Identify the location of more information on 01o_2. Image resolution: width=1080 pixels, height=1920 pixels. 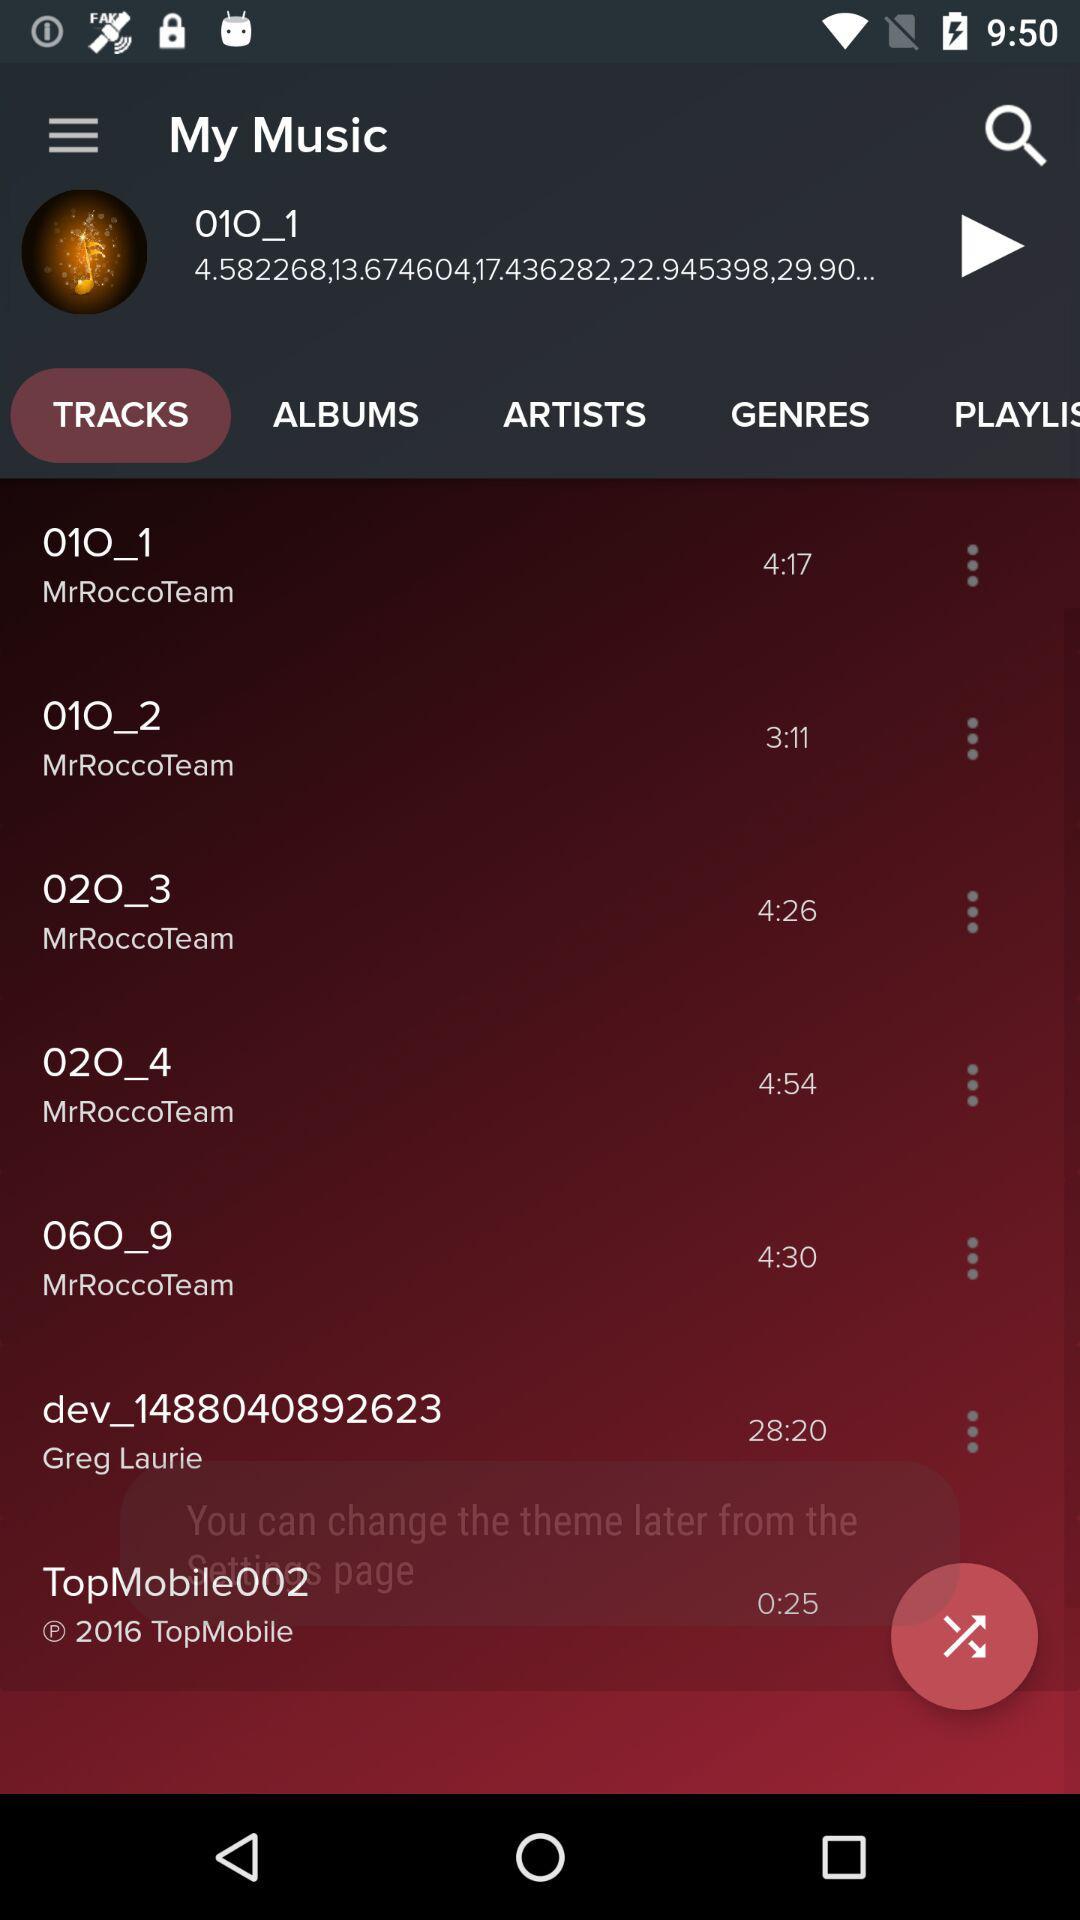
(971, 737).